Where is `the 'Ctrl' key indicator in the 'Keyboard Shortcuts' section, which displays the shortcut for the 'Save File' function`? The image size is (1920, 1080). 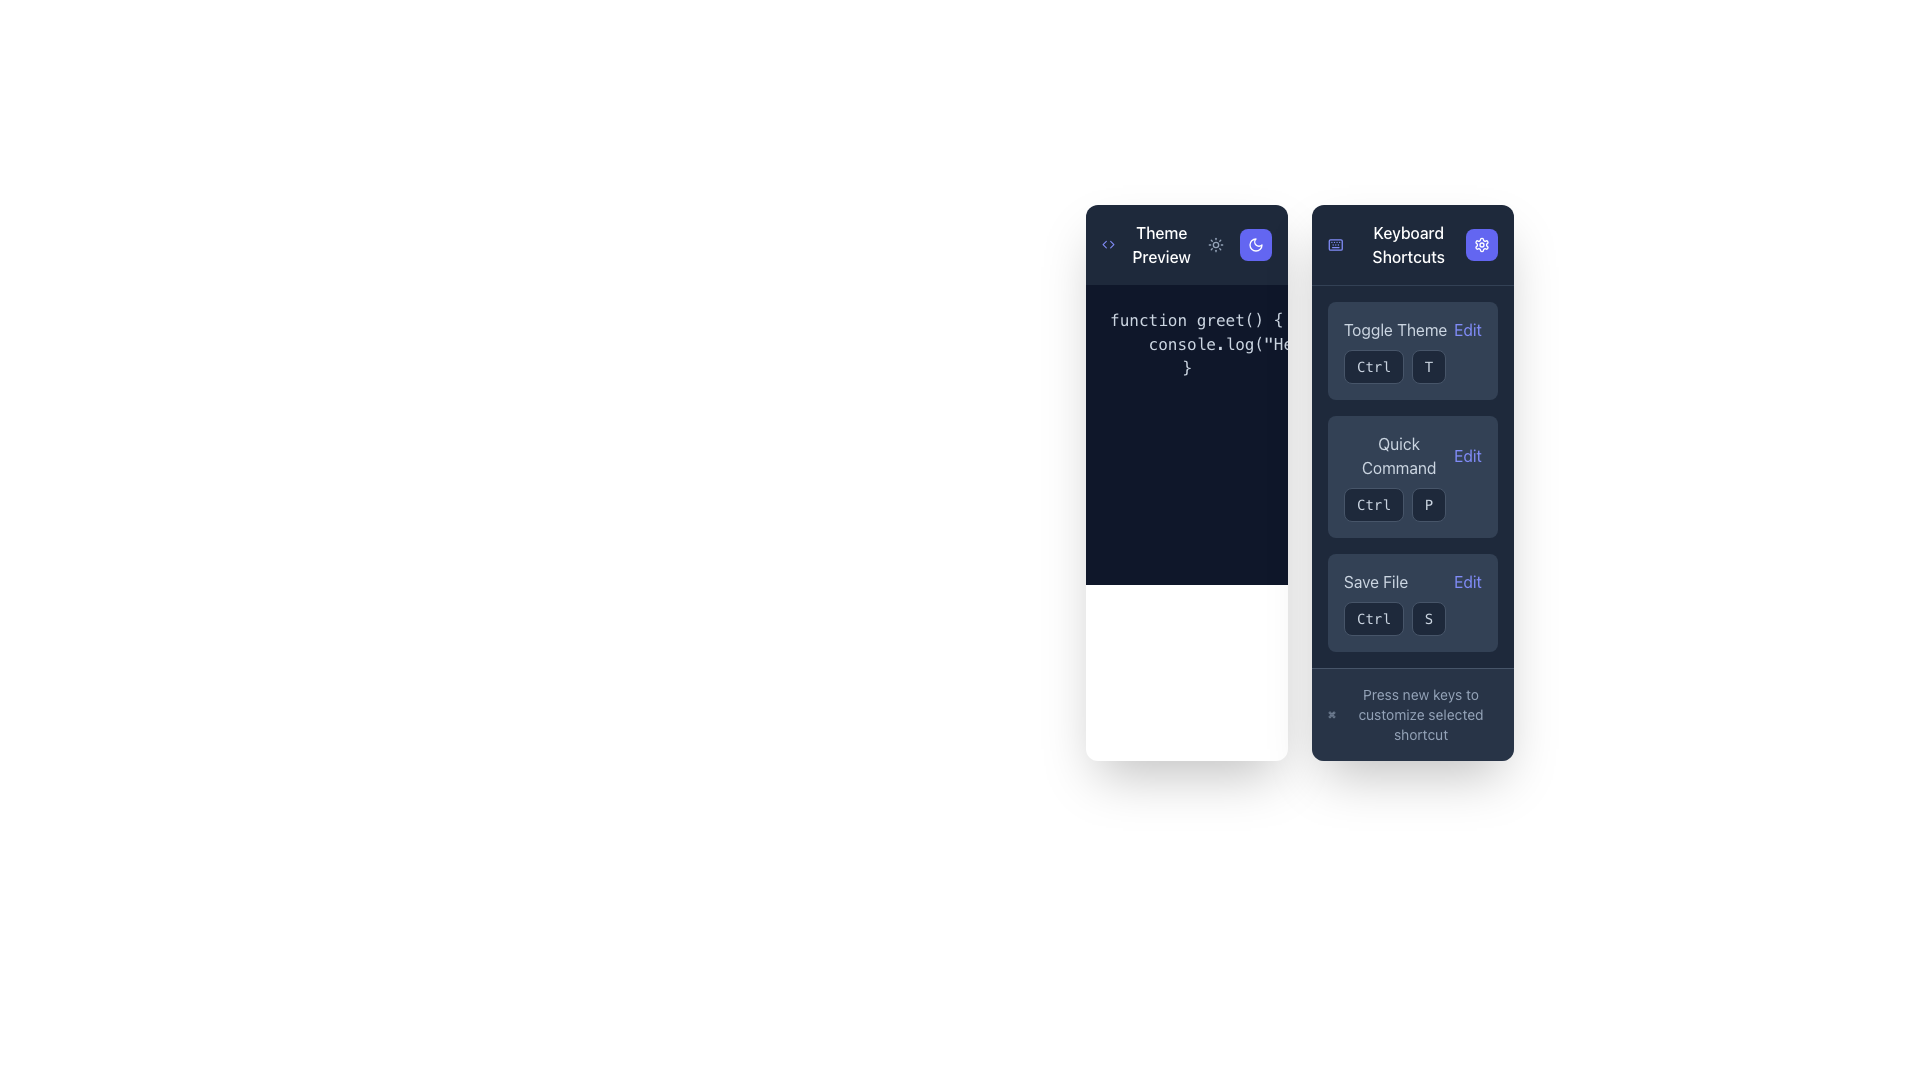
the 'Ctrl' key indicator in the 'Keyboard Shortcuts' section, which displays the shortcut for the 'Save File' function is located at coordinates (1372, 617).